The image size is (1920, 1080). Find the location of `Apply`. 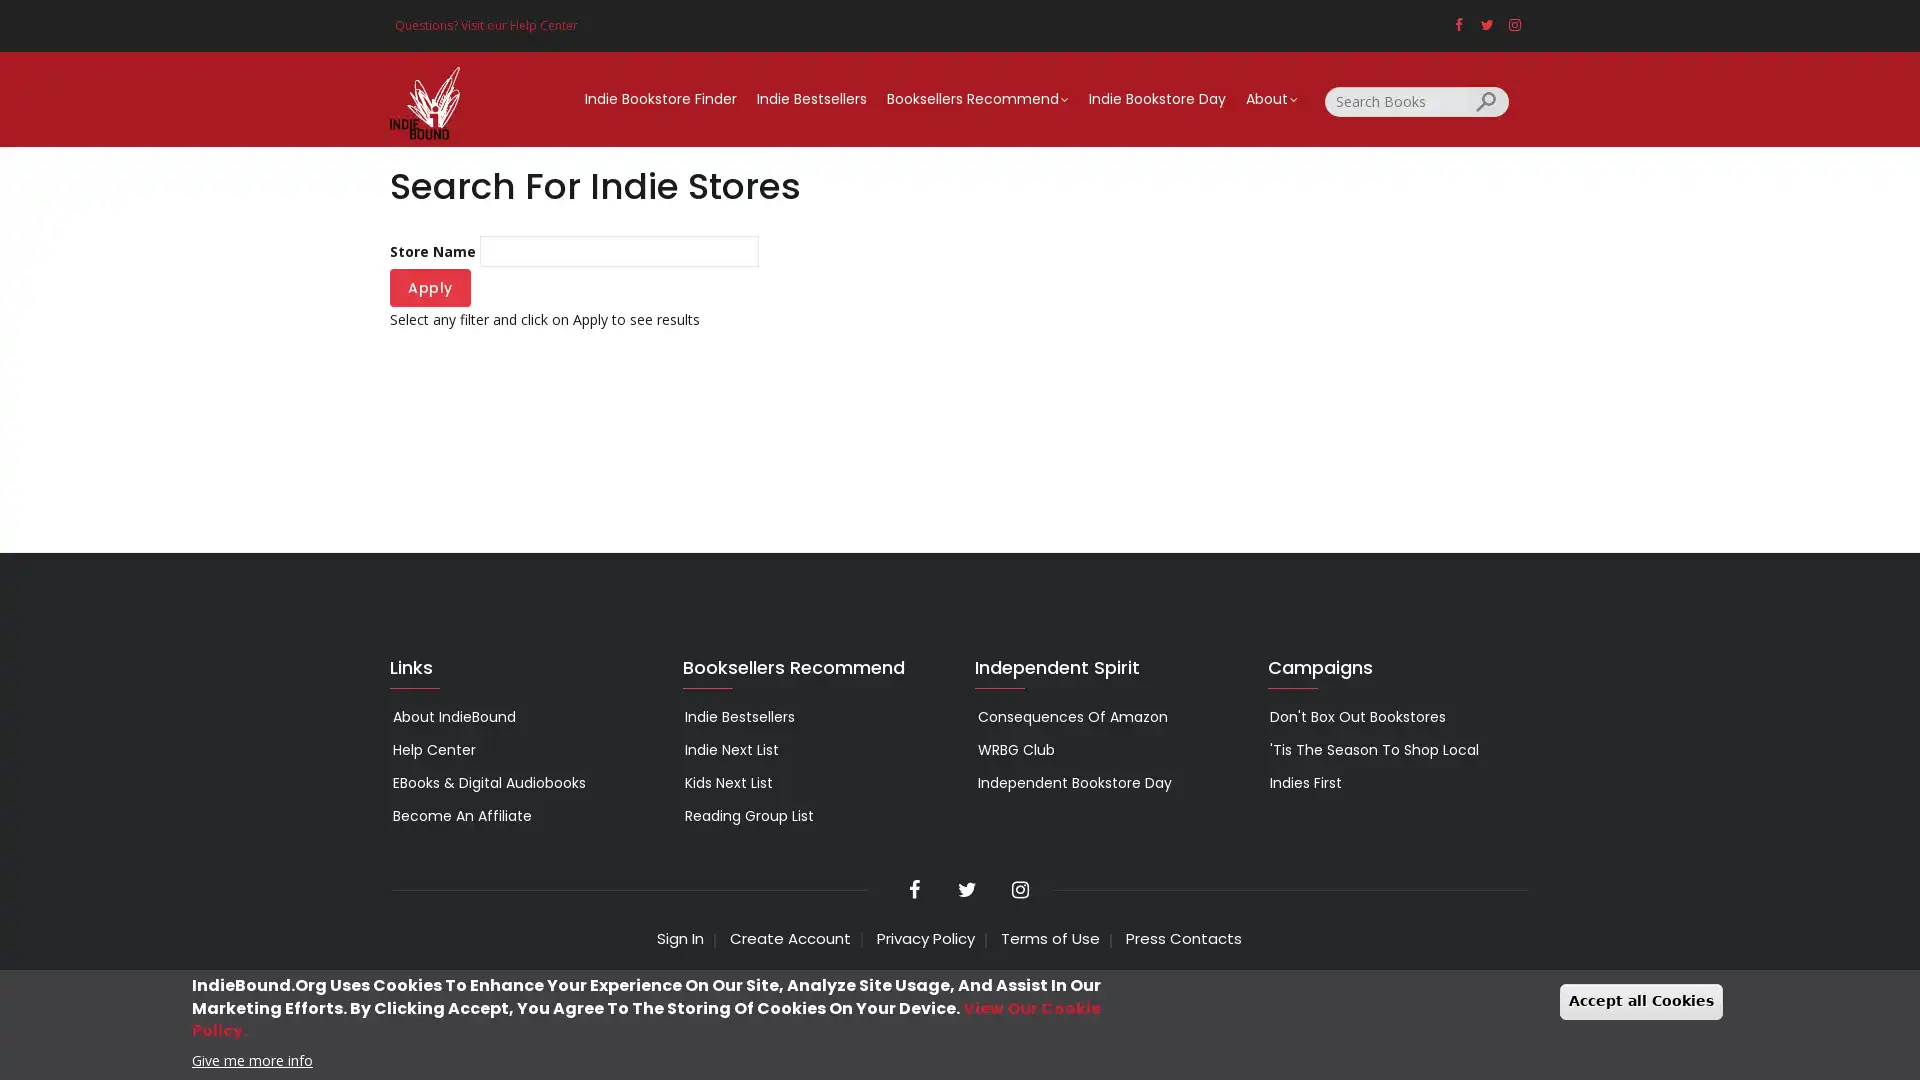

Apply is located at coordinates (429, 288).